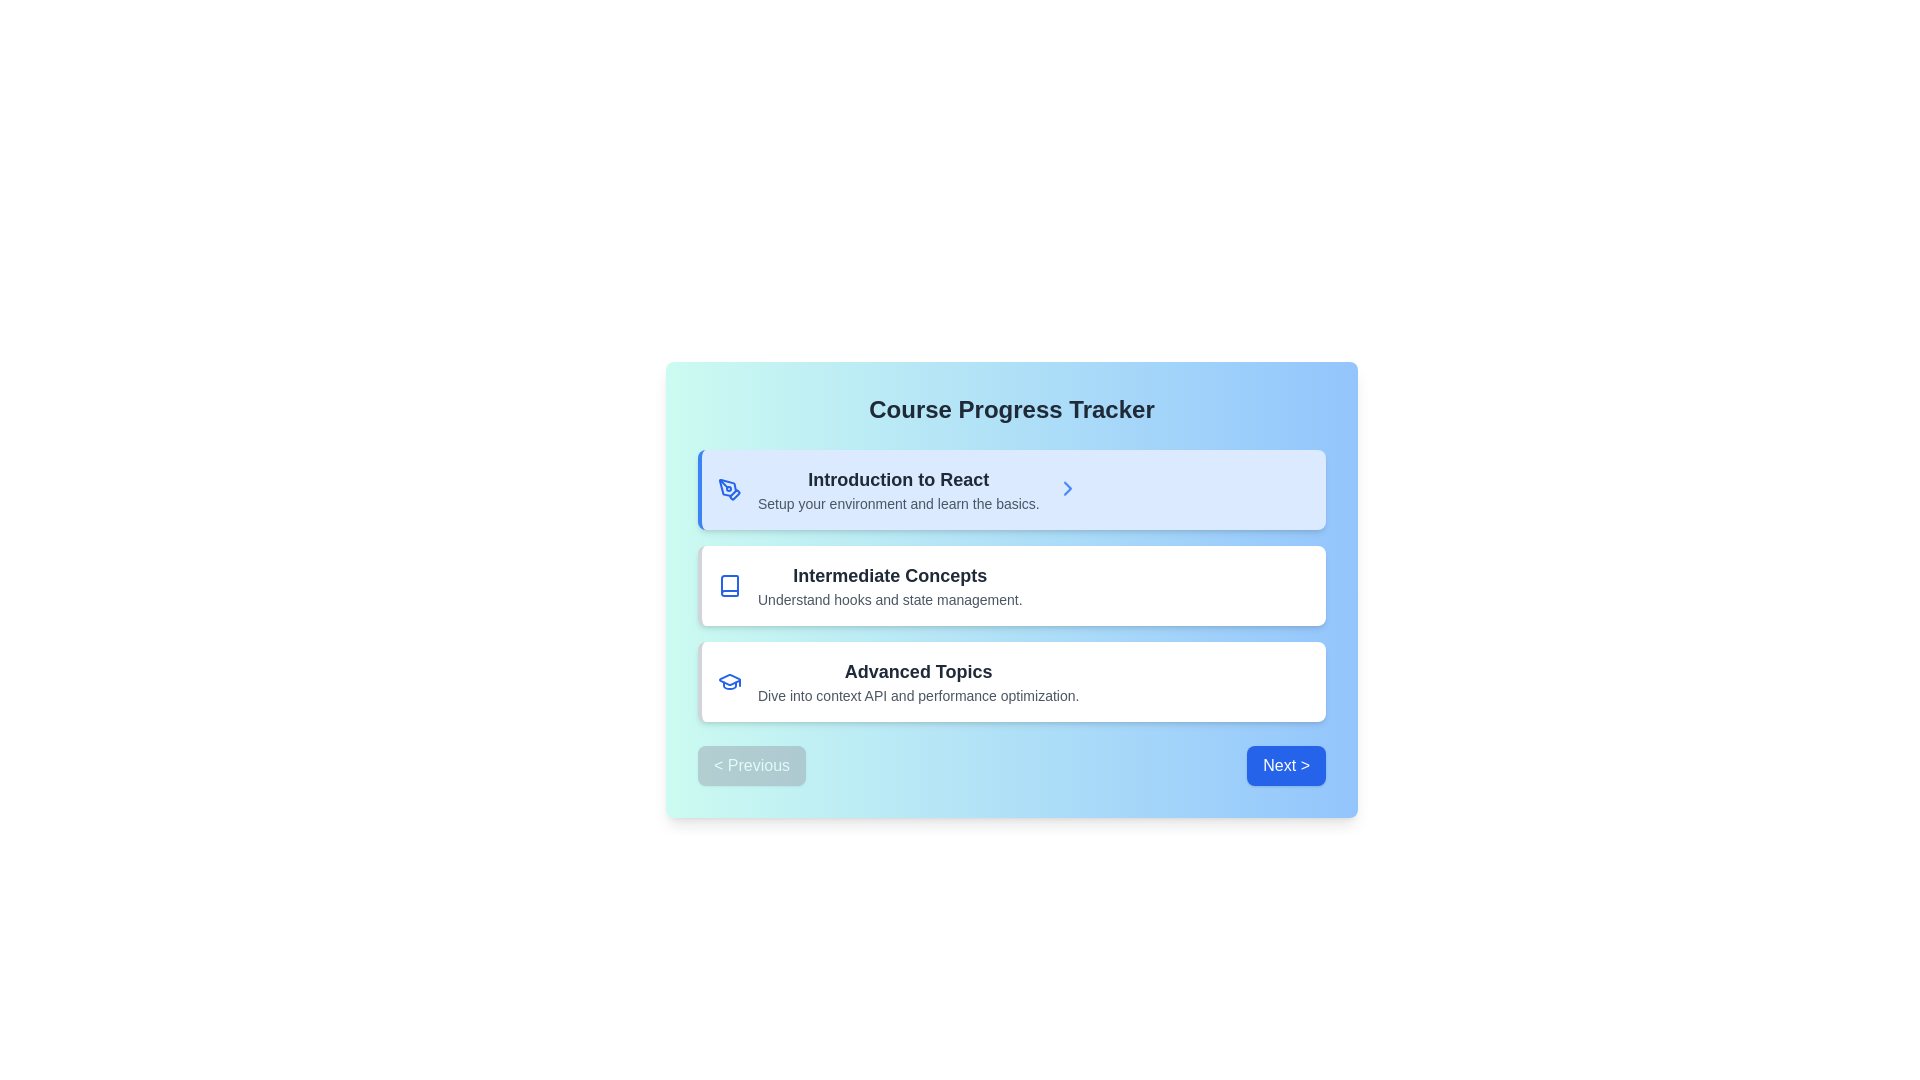  Describe the element at coordinates (1012, 585) in the screenshot. I see `contents of the Informational card detailing the topic 'Intermediate Concepts' in the Course Progress Tracker interface, which is the second card in the vertical list` at that location.